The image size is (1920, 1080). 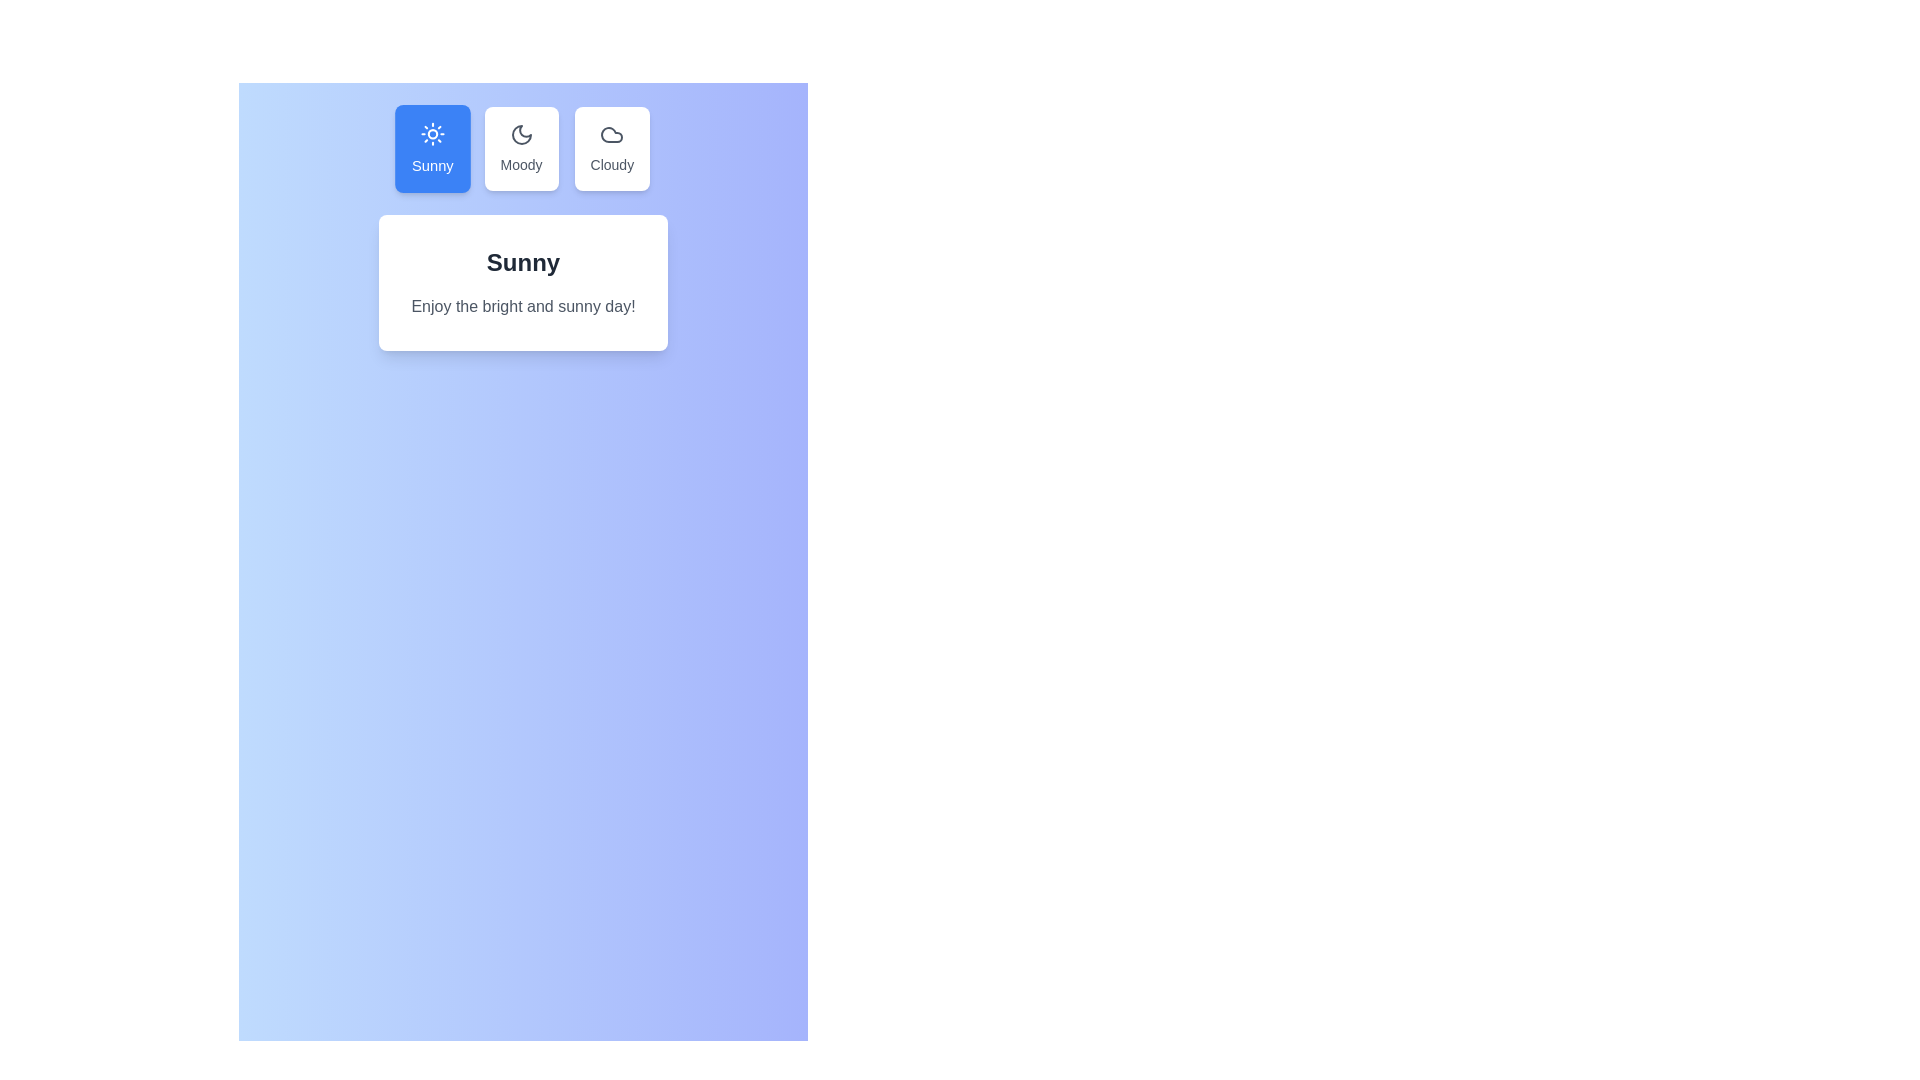 I want to click on the weather tab labeled Moody and read its content, so click(x=521, y=148).